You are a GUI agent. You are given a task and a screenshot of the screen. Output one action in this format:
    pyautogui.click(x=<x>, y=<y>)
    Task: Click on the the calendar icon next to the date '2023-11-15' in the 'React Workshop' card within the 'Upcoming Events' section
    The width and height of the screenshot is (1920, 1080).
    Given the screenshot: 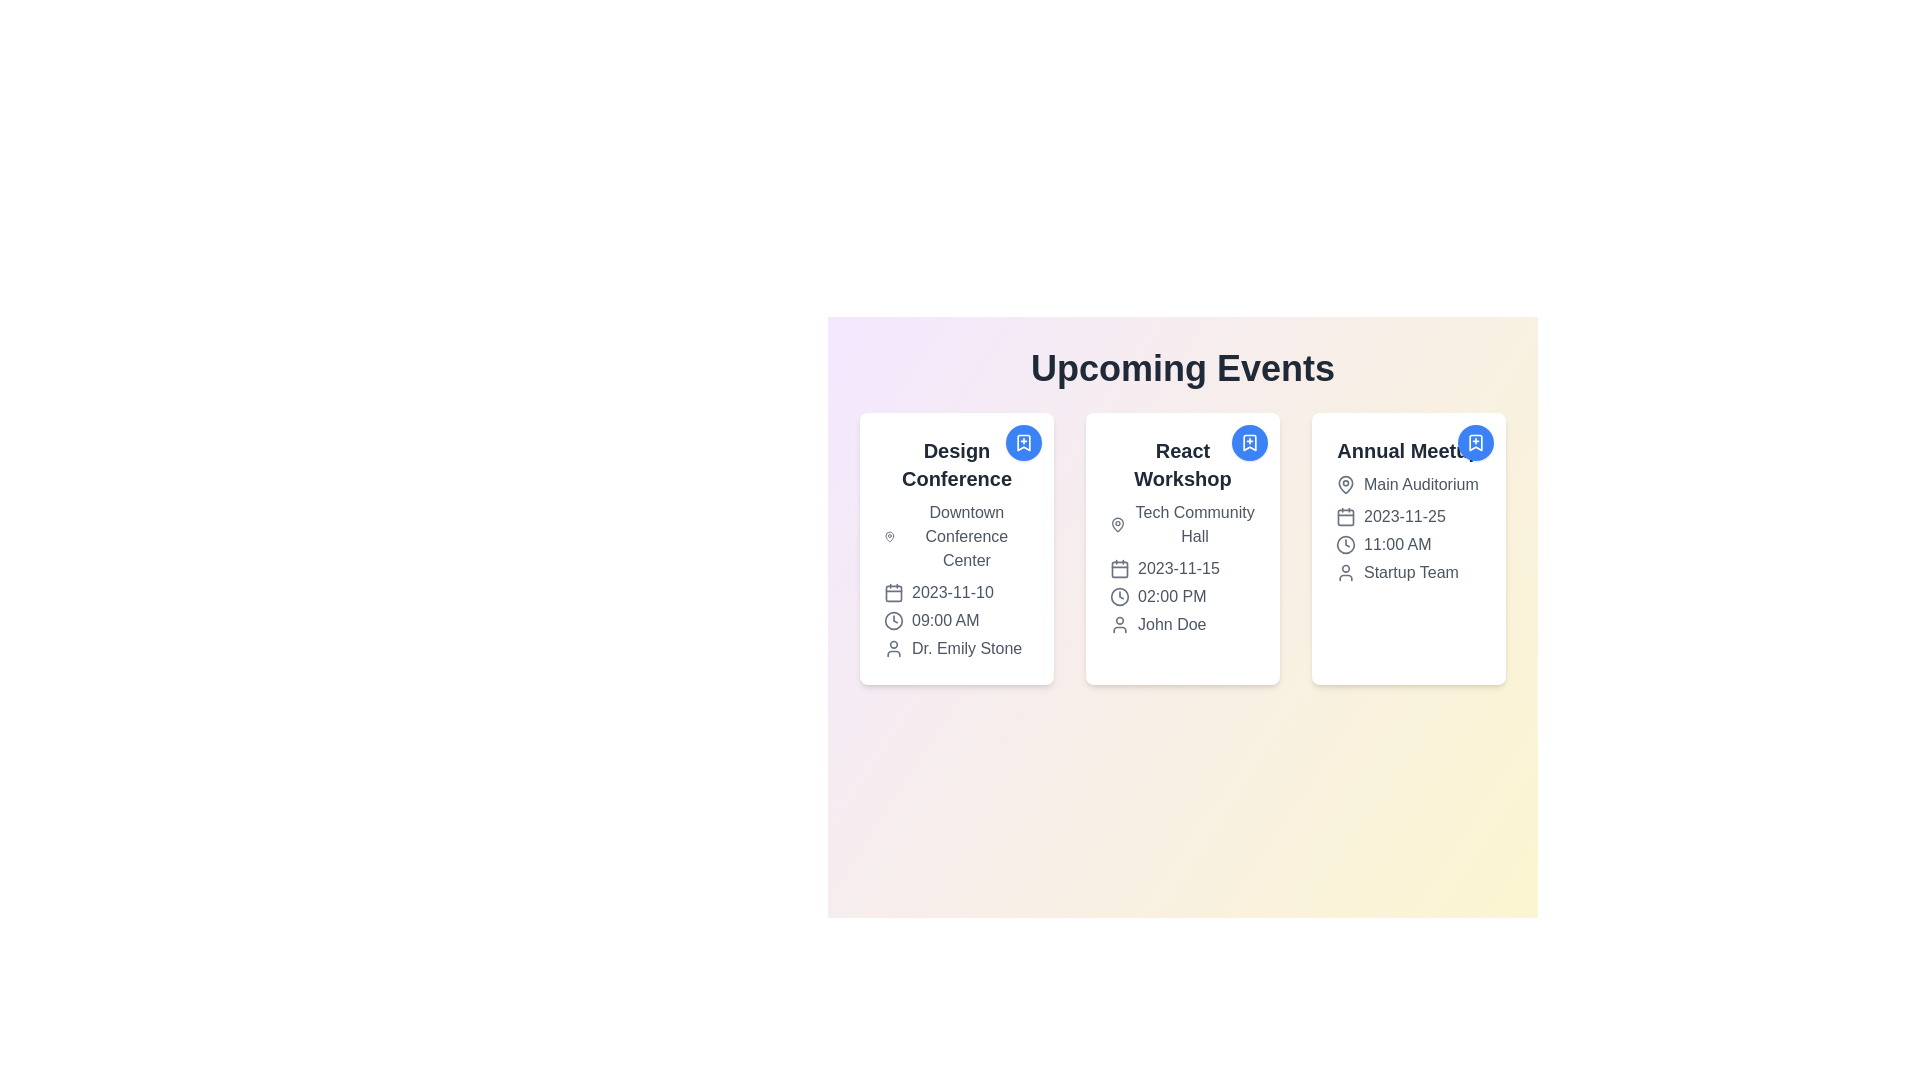 What is the action you would take?
    pyautogui.click(x=1118, y=569)
    